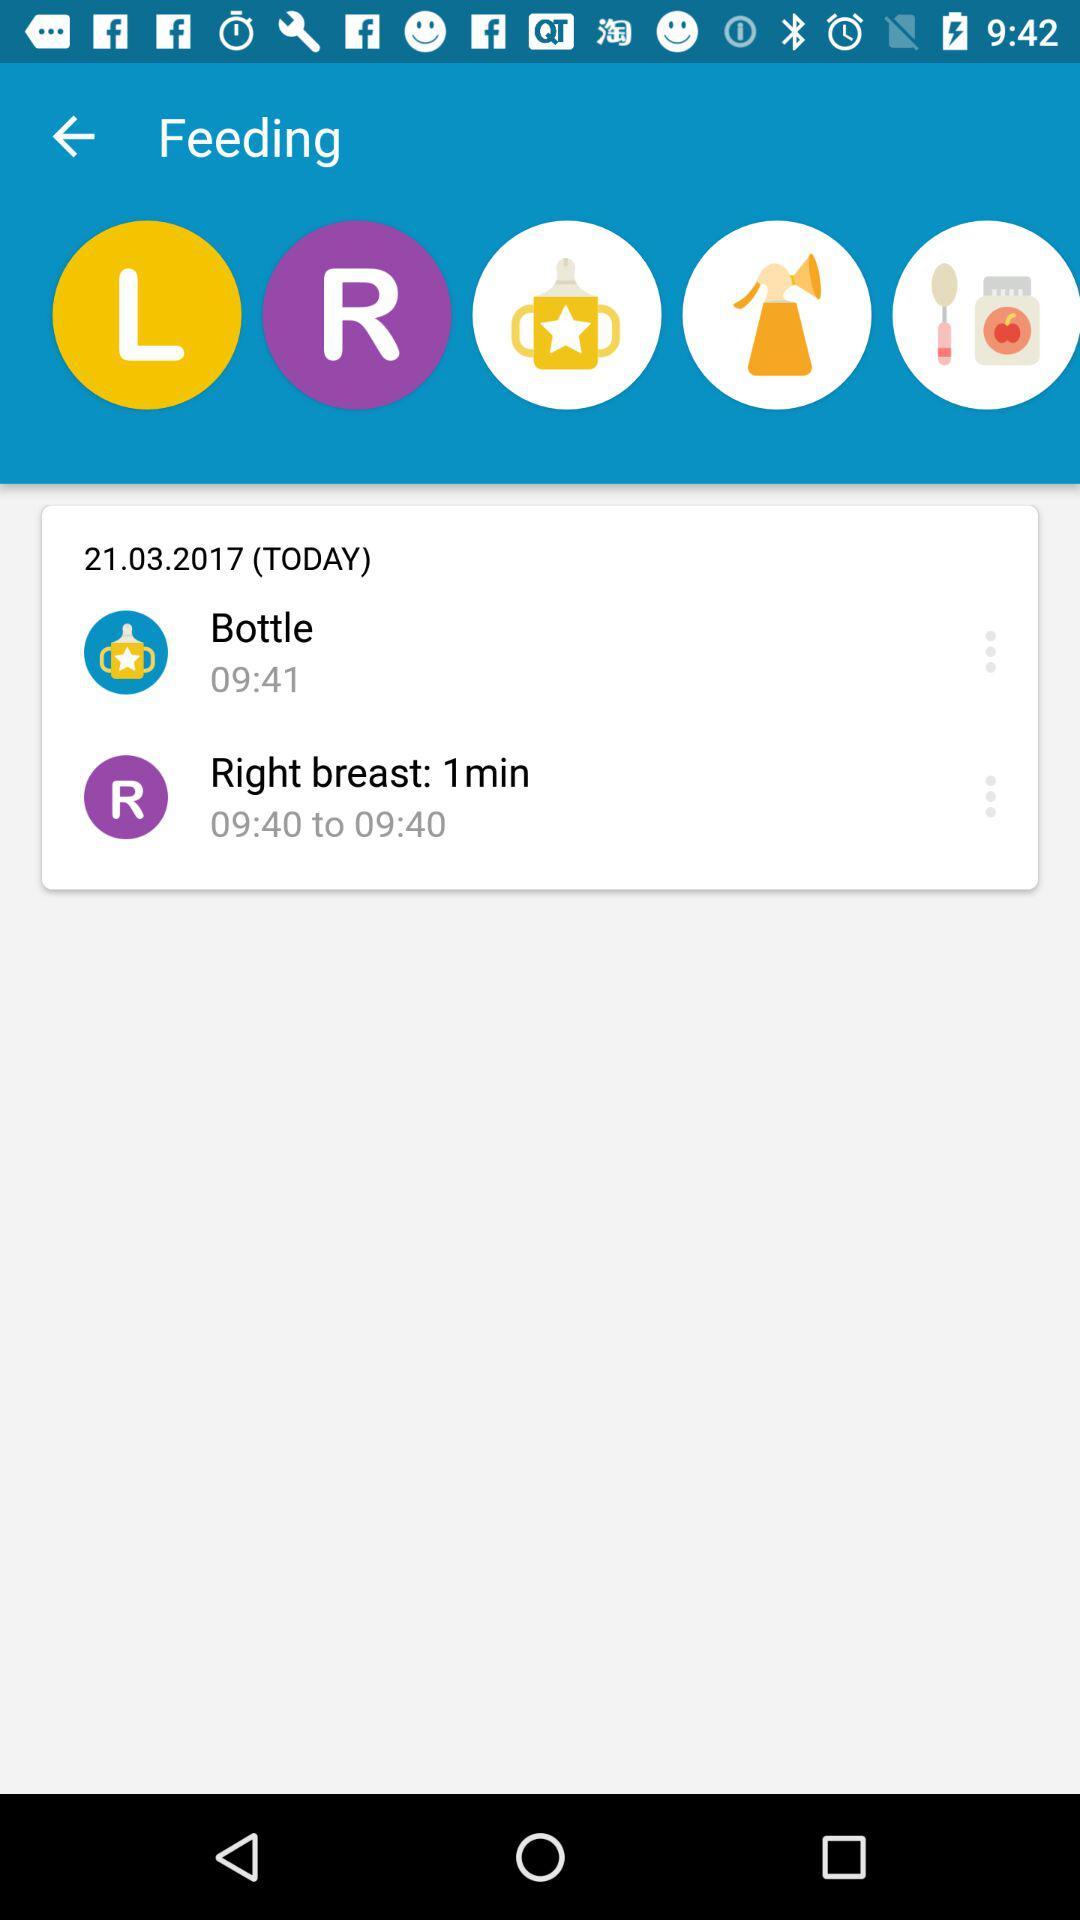 The height and width of the screenshot is (1920, 1080). I want to click on open more options, so click(995, 795).